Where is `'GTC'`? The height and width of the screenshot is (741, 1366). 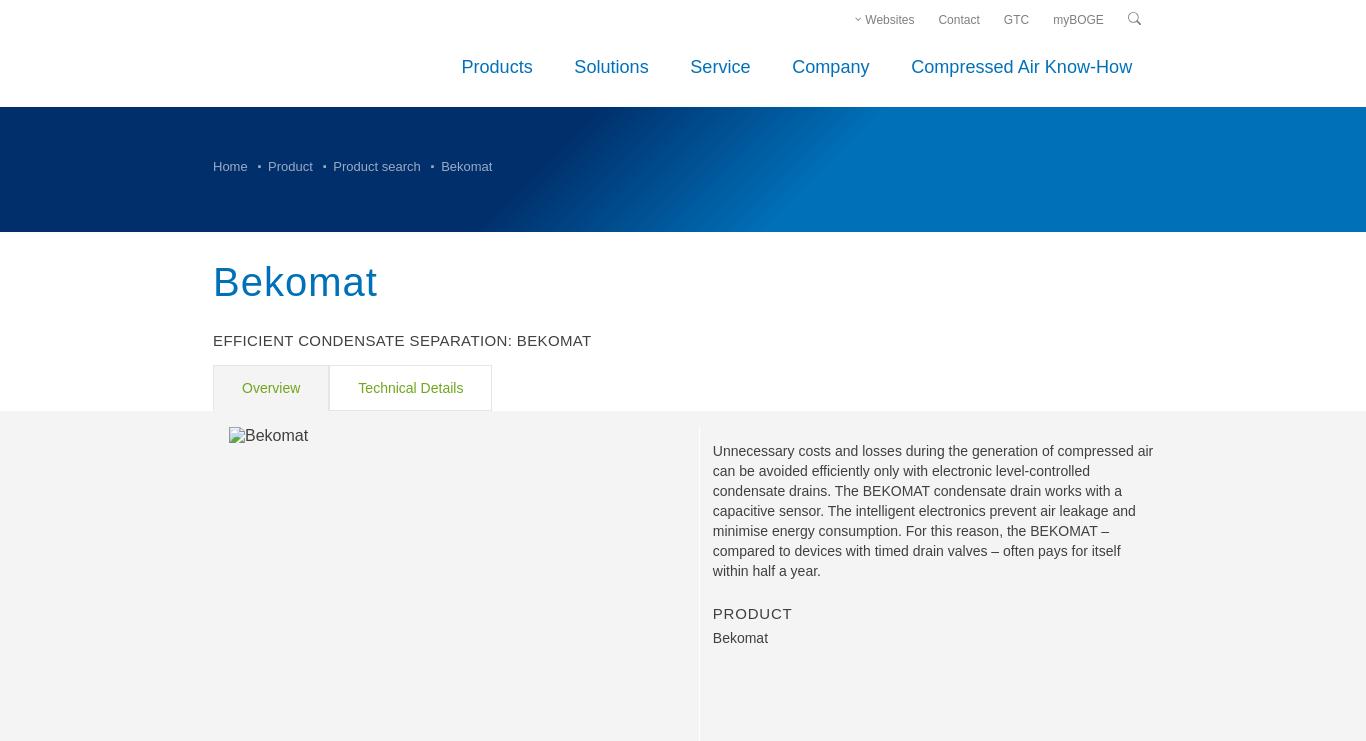 'GTC' is located at coordinates (1016, 17).